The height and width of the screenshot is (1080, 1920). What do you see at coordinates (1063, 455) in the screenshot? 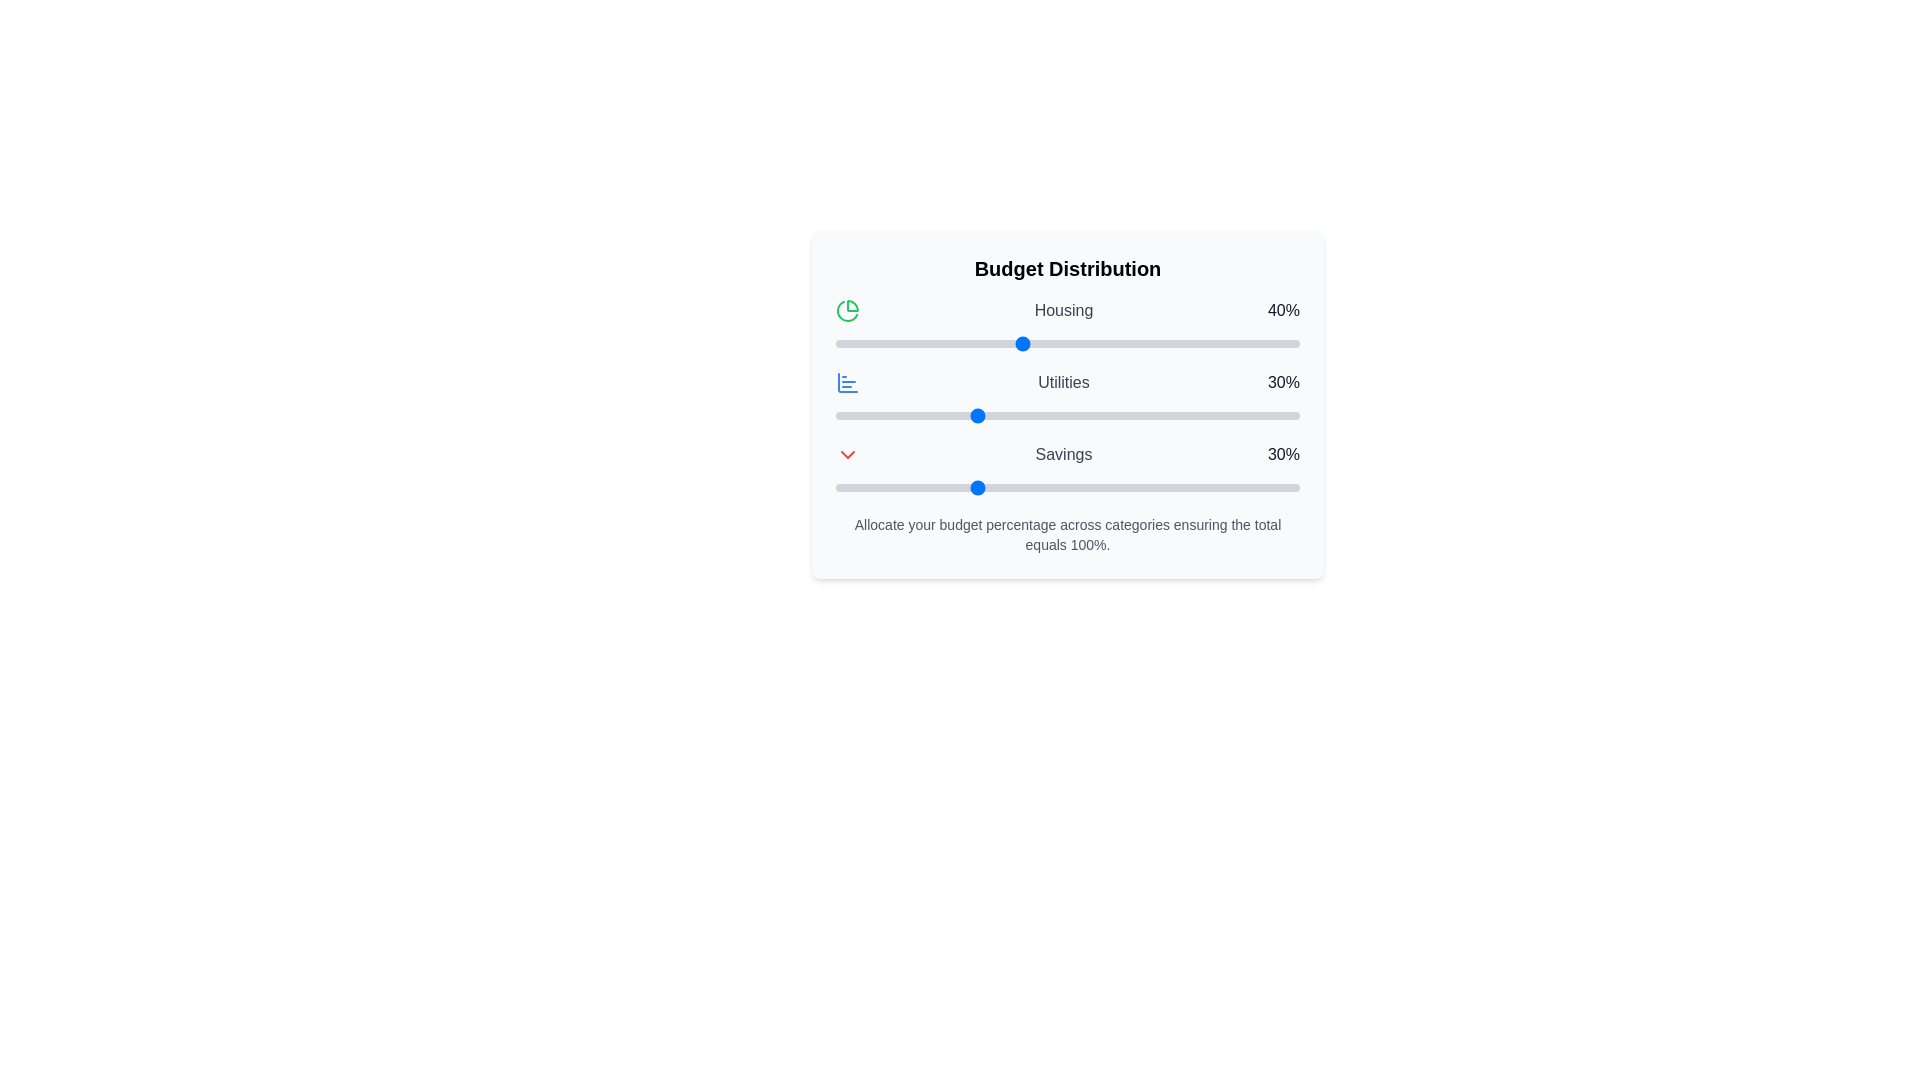
I see `the 'Savings' text label, which displays the text in a medium-sized gray font, positioned in a horizontal row with a slider and a percentage value '30%'` at bounding box center [1063, 455].